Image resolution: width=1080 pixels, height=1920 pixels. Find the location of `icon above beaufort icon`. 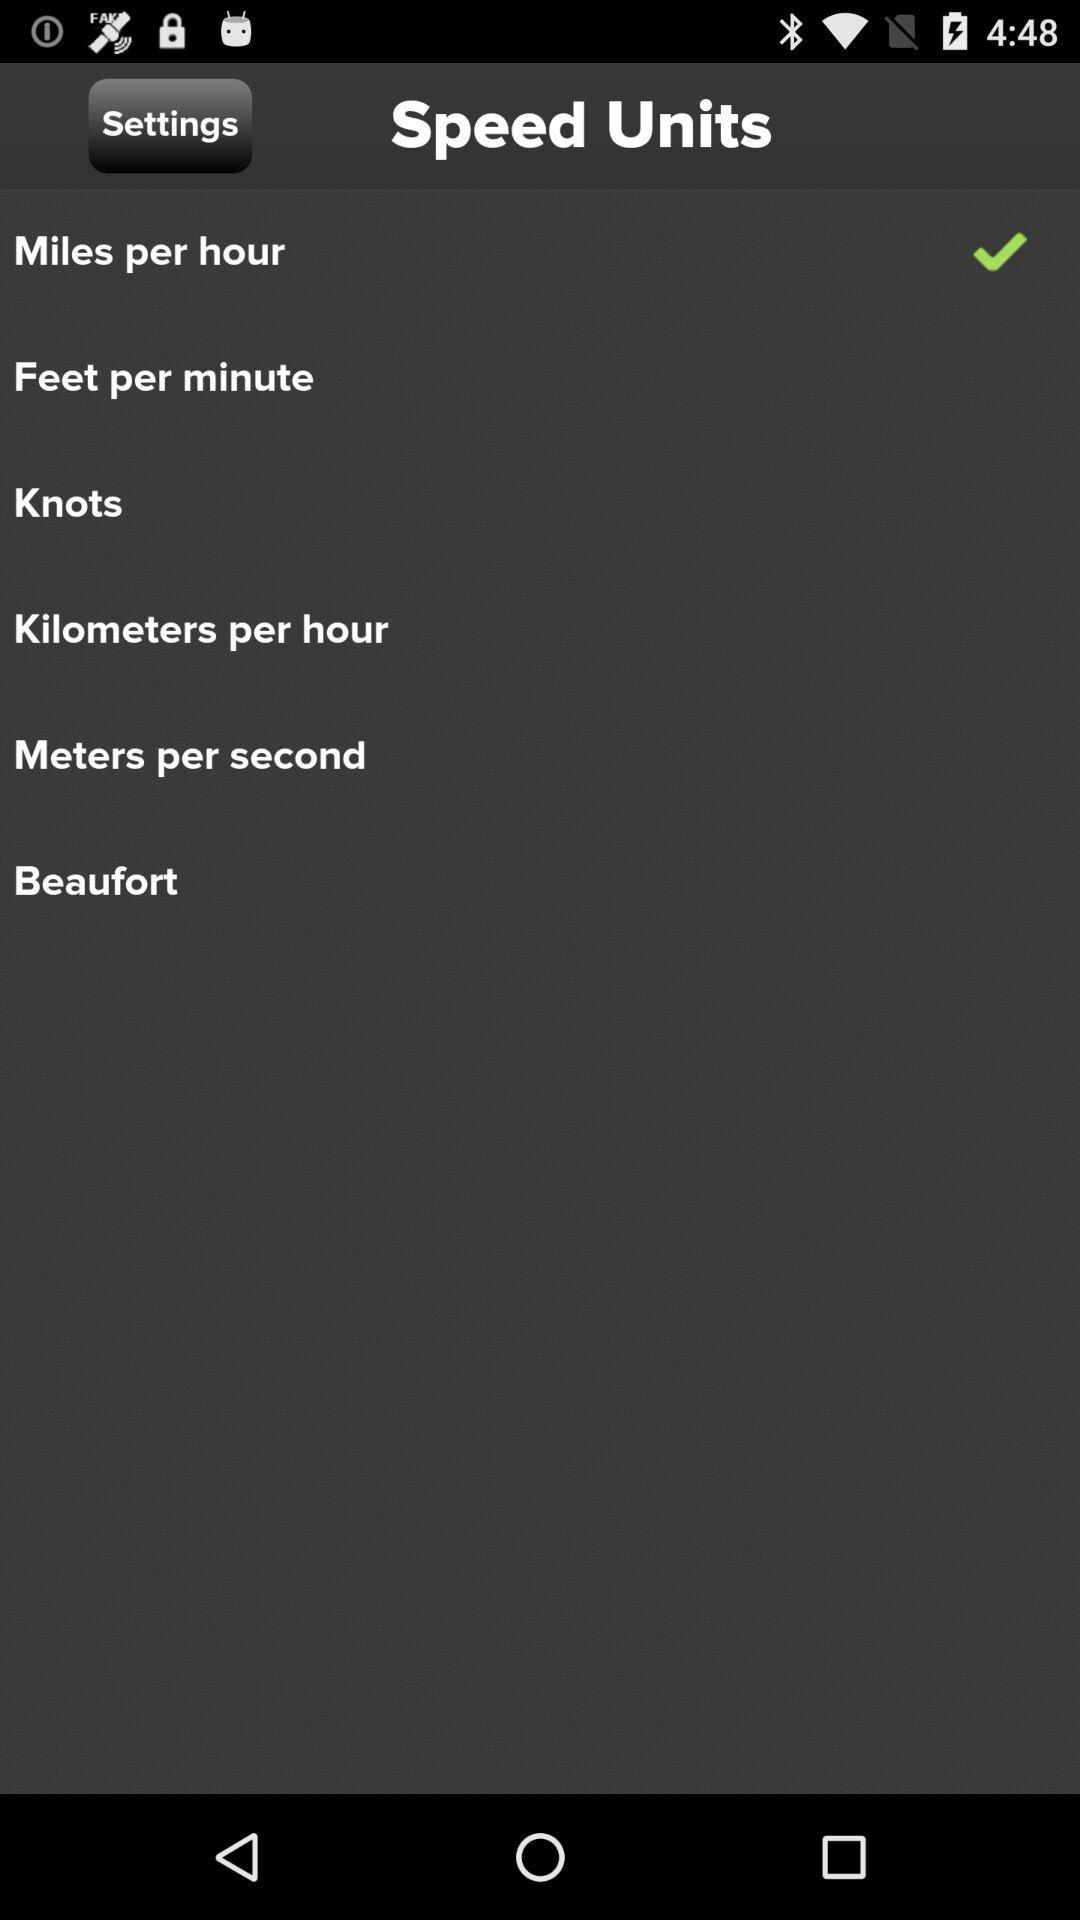

icon above beaufort icon is located at coordinates (525, 754).